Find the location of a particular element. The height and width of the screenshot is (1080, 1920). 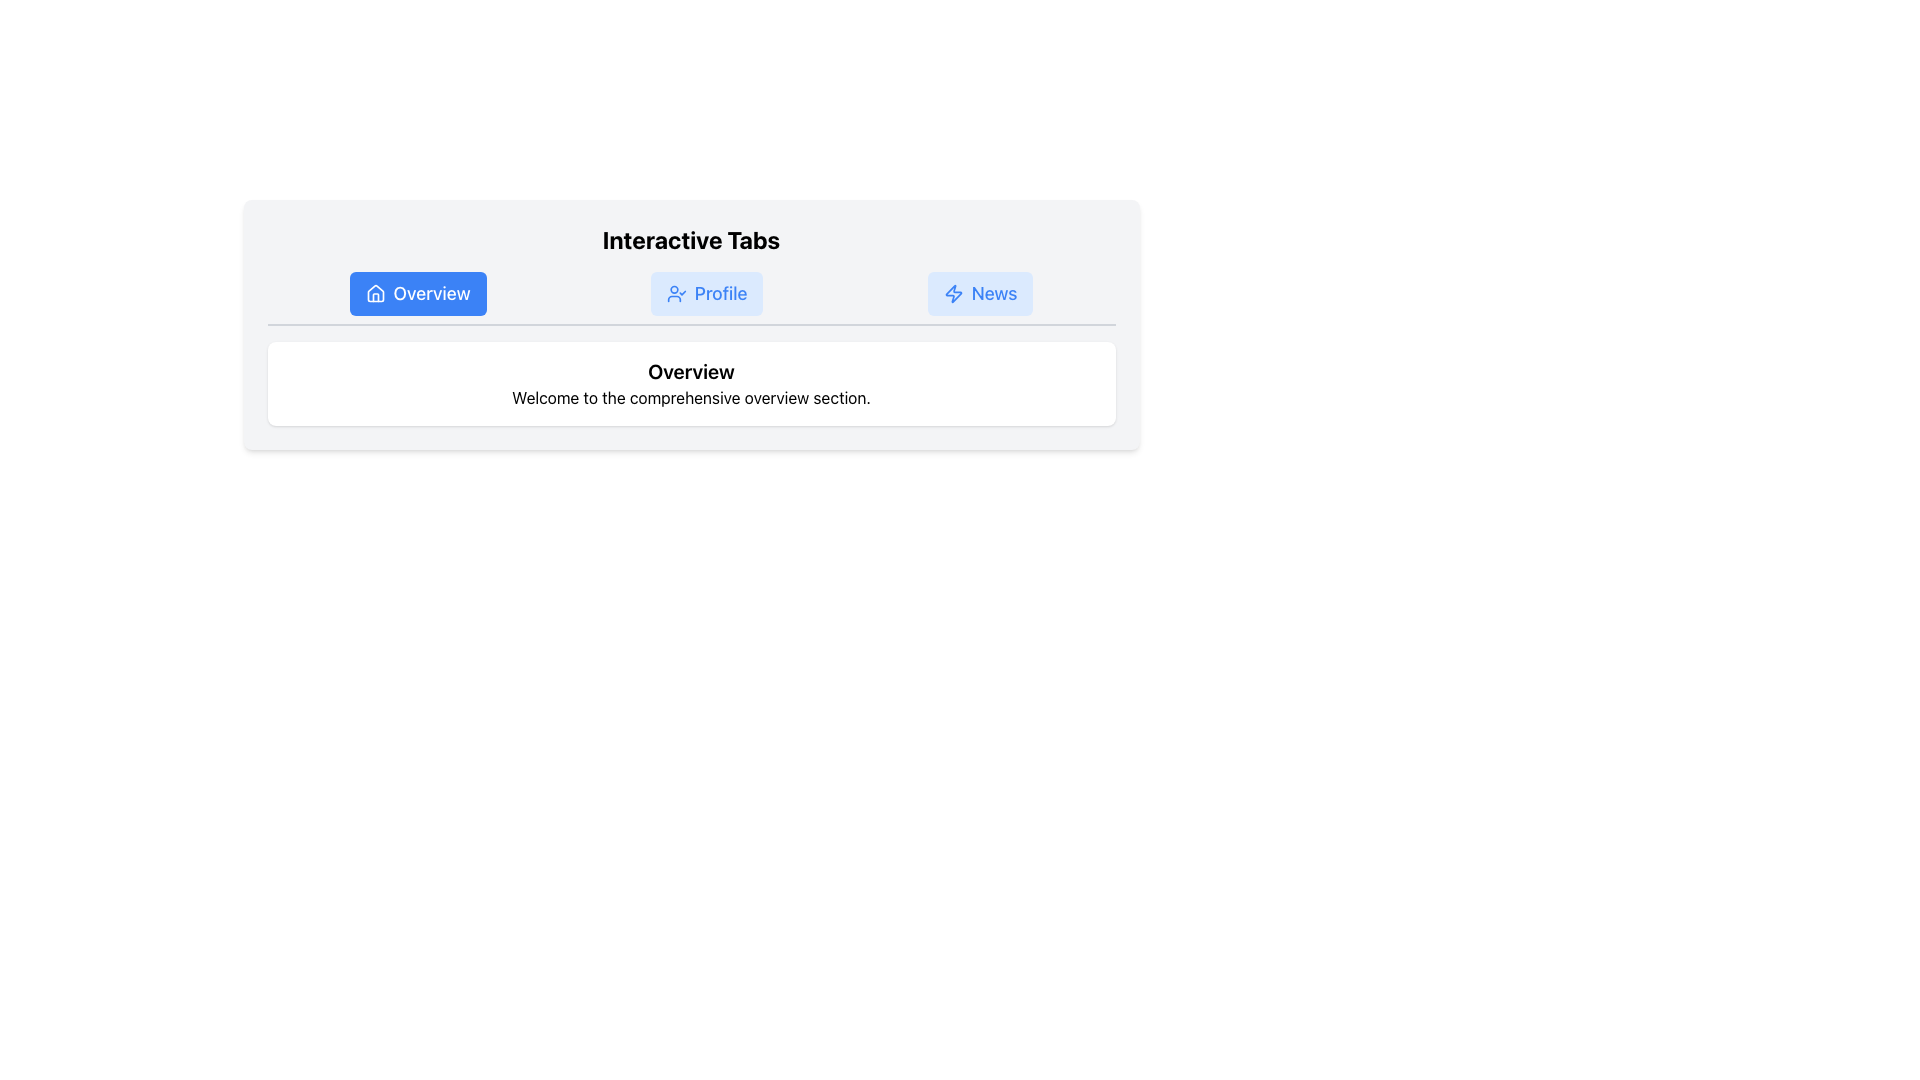

the user profile icon with a checkmark located within the 'Profile' button, which is styled with a light blue background and blue text is located at coordinates (676, 293).